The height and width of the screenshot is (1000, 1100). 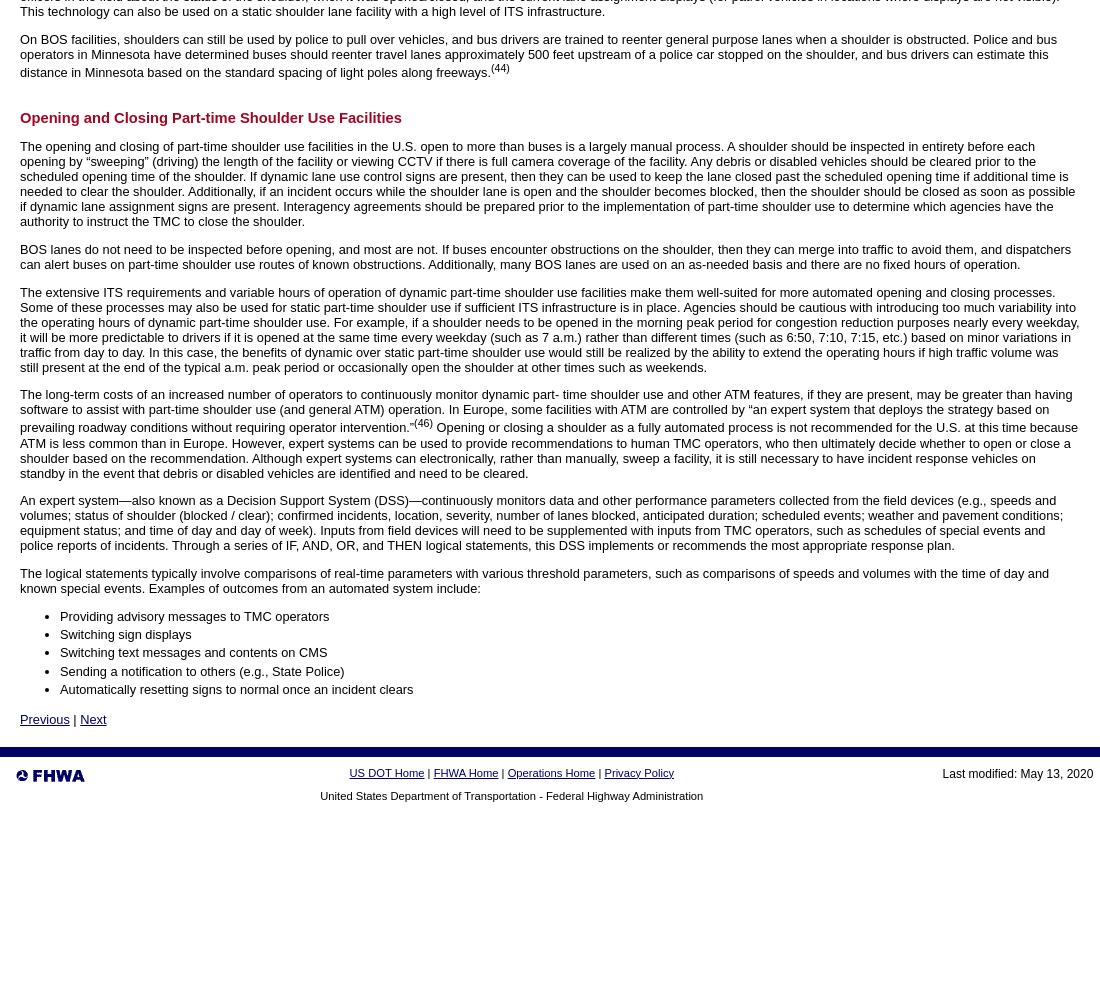 What do you see at coordinates (545, 256) in the screenshot?
I see `'BOS lanes do not need to be inspected before opening, and most are not. If buses encounter obstructions on the shoulder, then they can merge into traffic to avoid them, and dispatchers can alert buses on part-time shoulder use routes of known obstructions. Additionally, many BOS lanes are used on an as-needed basis and there are no fixed hours of operation.'` at bounding box center [545, 256].